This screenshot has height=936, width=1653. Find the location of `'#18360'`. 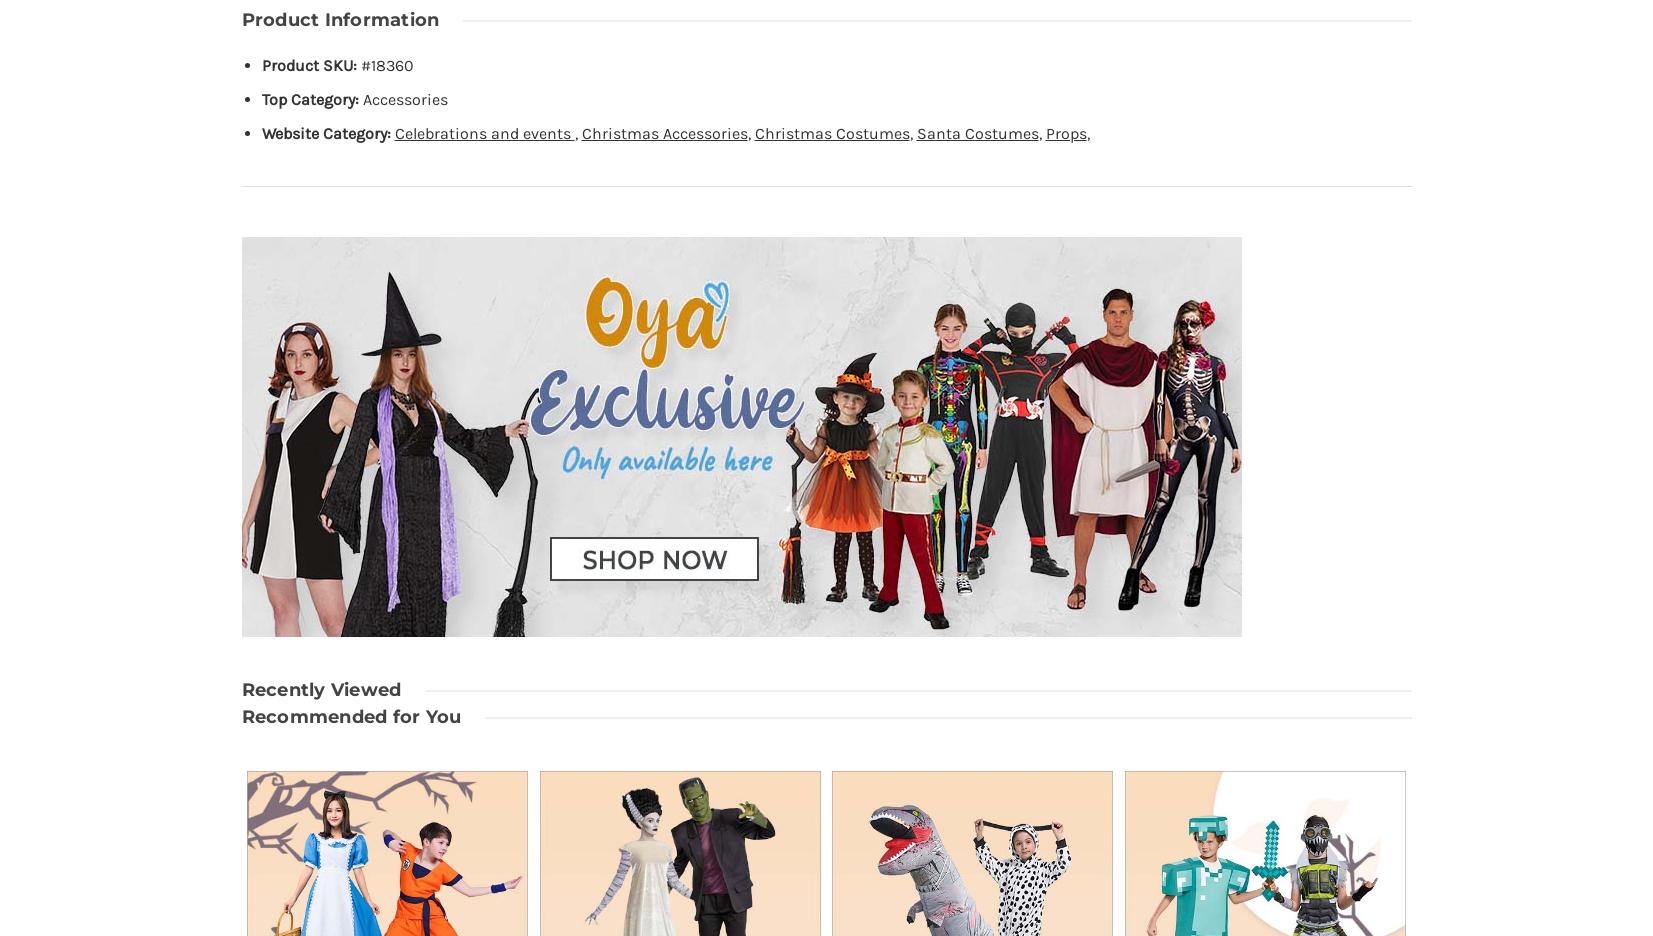

'#18360' is located at coordinates (383, 65).